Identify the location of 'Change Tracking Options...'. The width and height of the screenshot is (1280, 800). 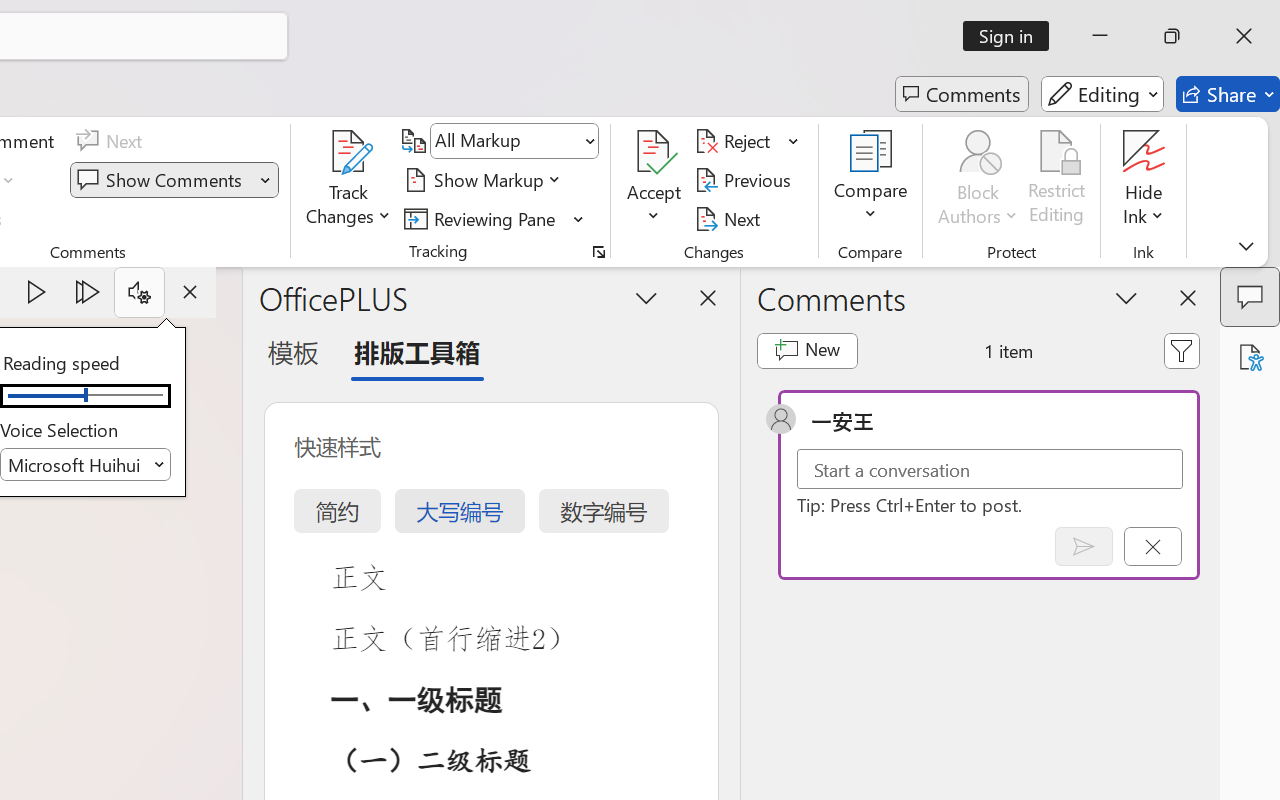
(598, 251).